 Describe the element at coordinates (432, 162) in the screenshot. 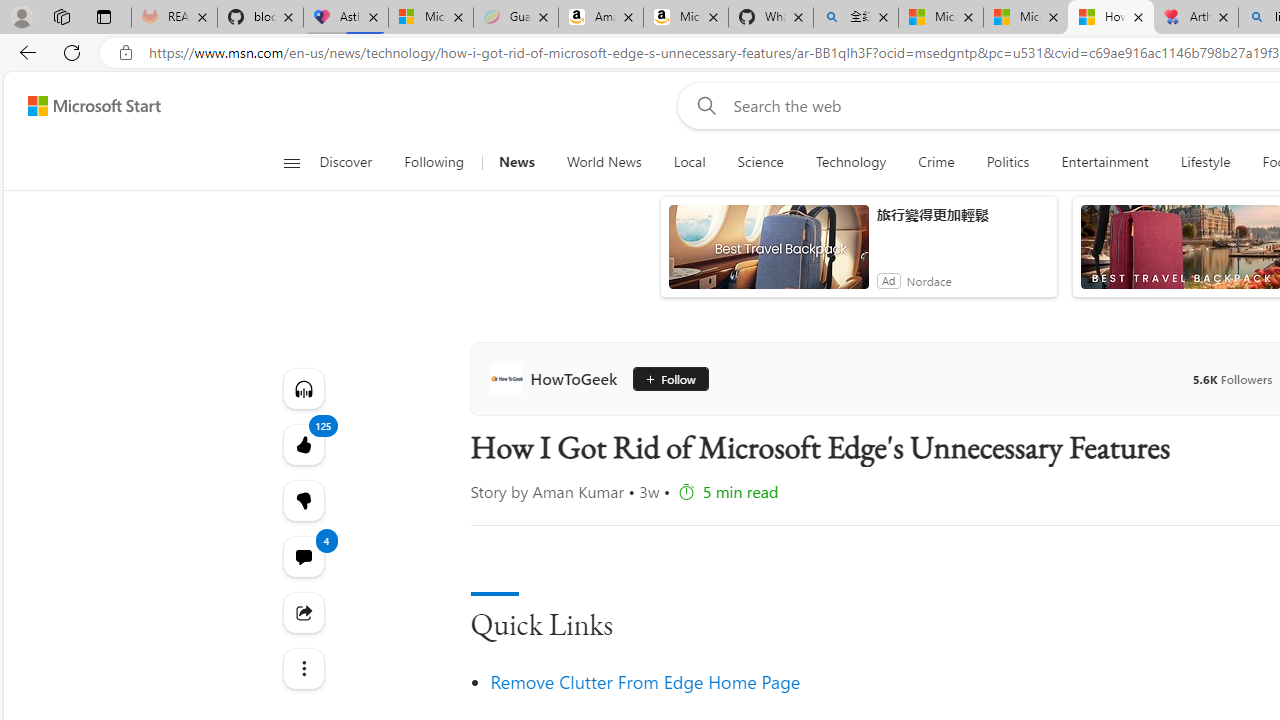

I see `'Following'` at that location.